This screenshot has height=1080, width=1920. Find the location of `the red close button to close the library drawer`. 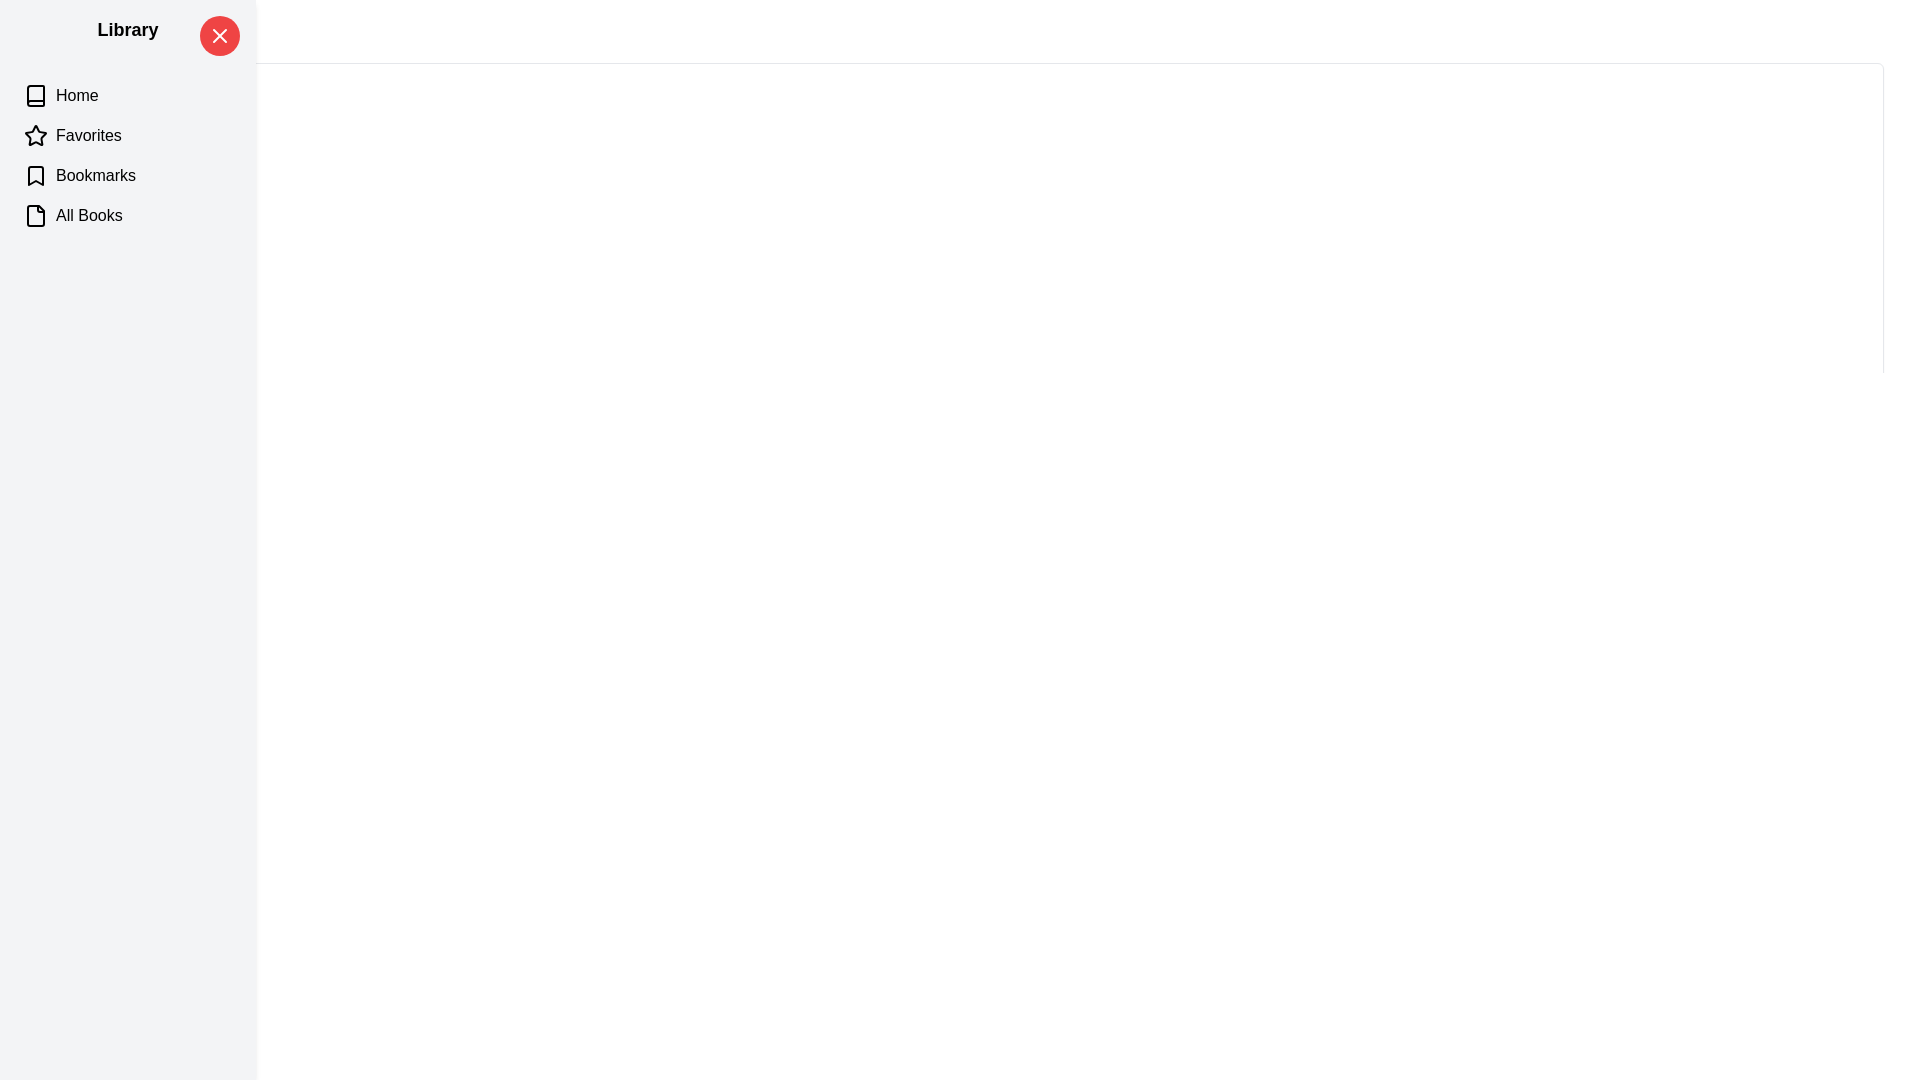

the red close button to close the library drawer is located at coordinates (220, 35).